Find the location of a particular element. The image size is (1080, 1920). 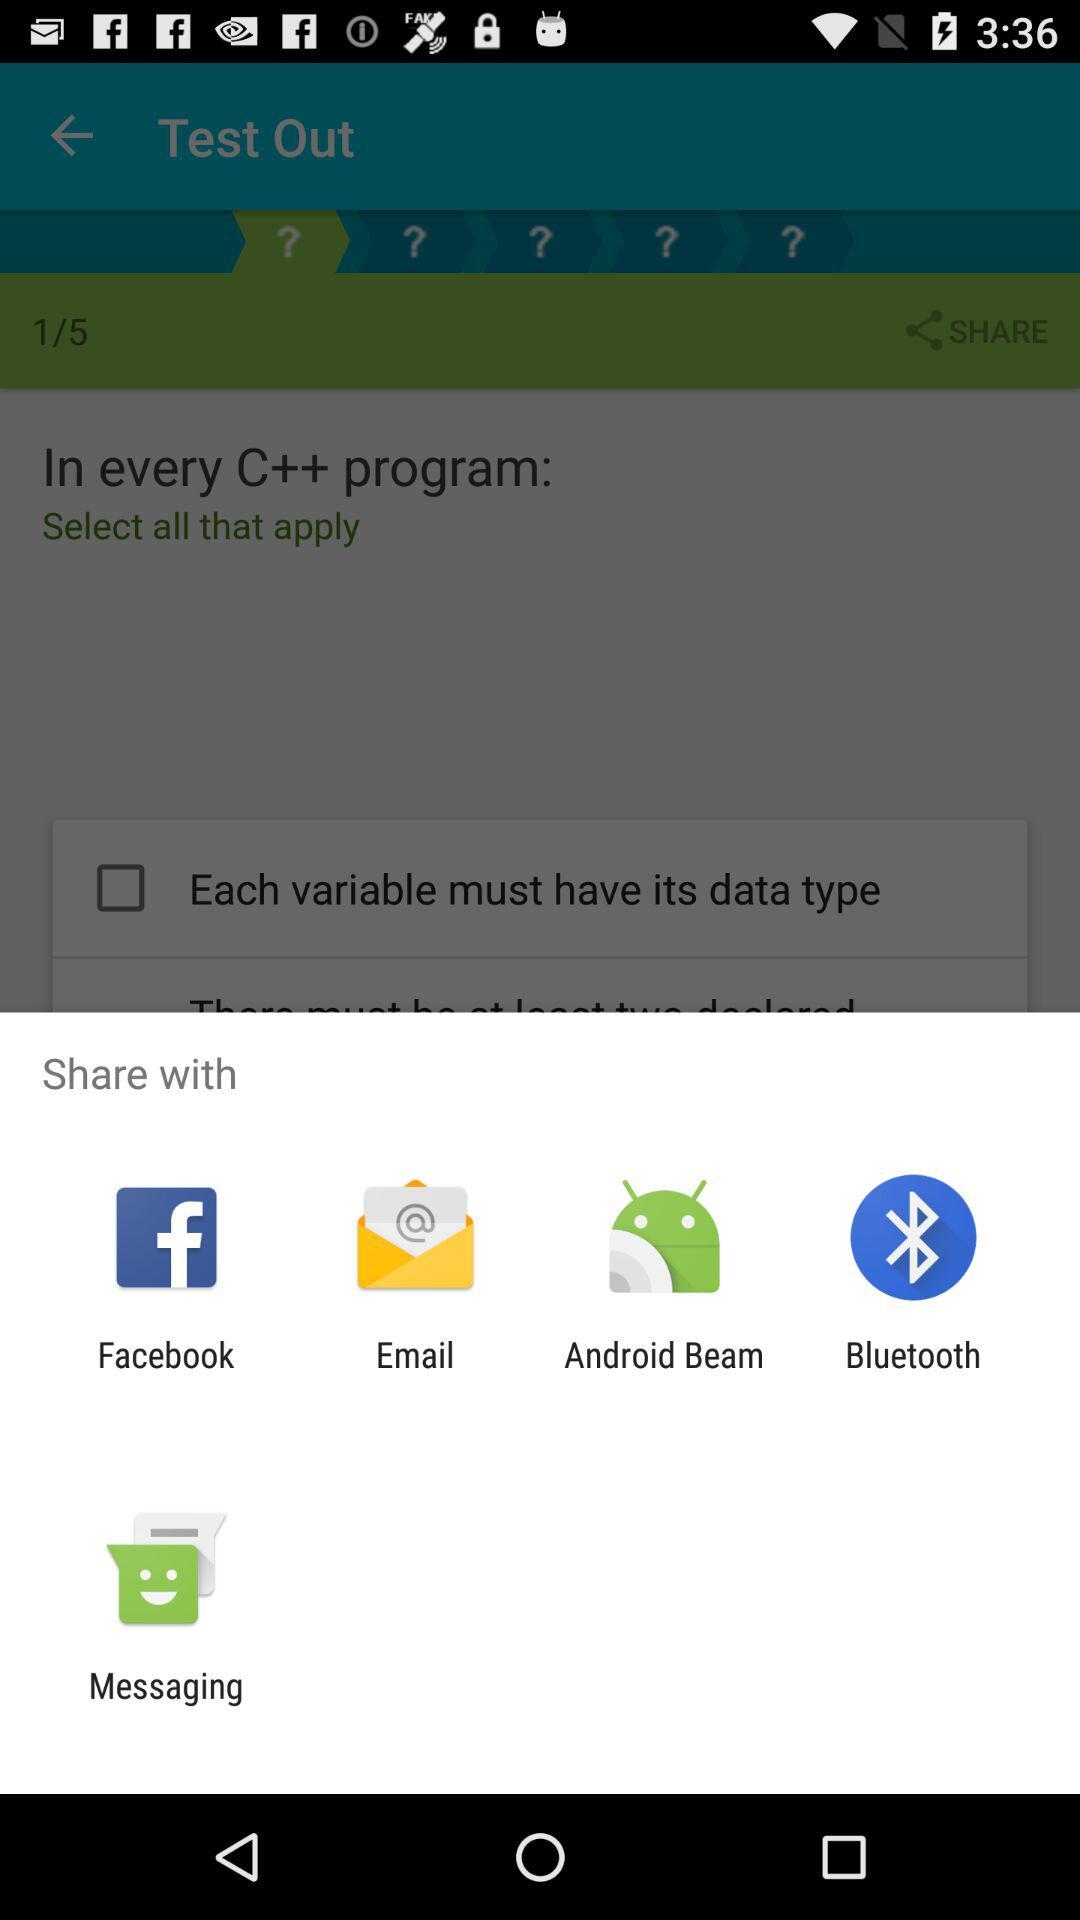

icon to the left of the bluetooth icon is located at coordinates (664, 1374).